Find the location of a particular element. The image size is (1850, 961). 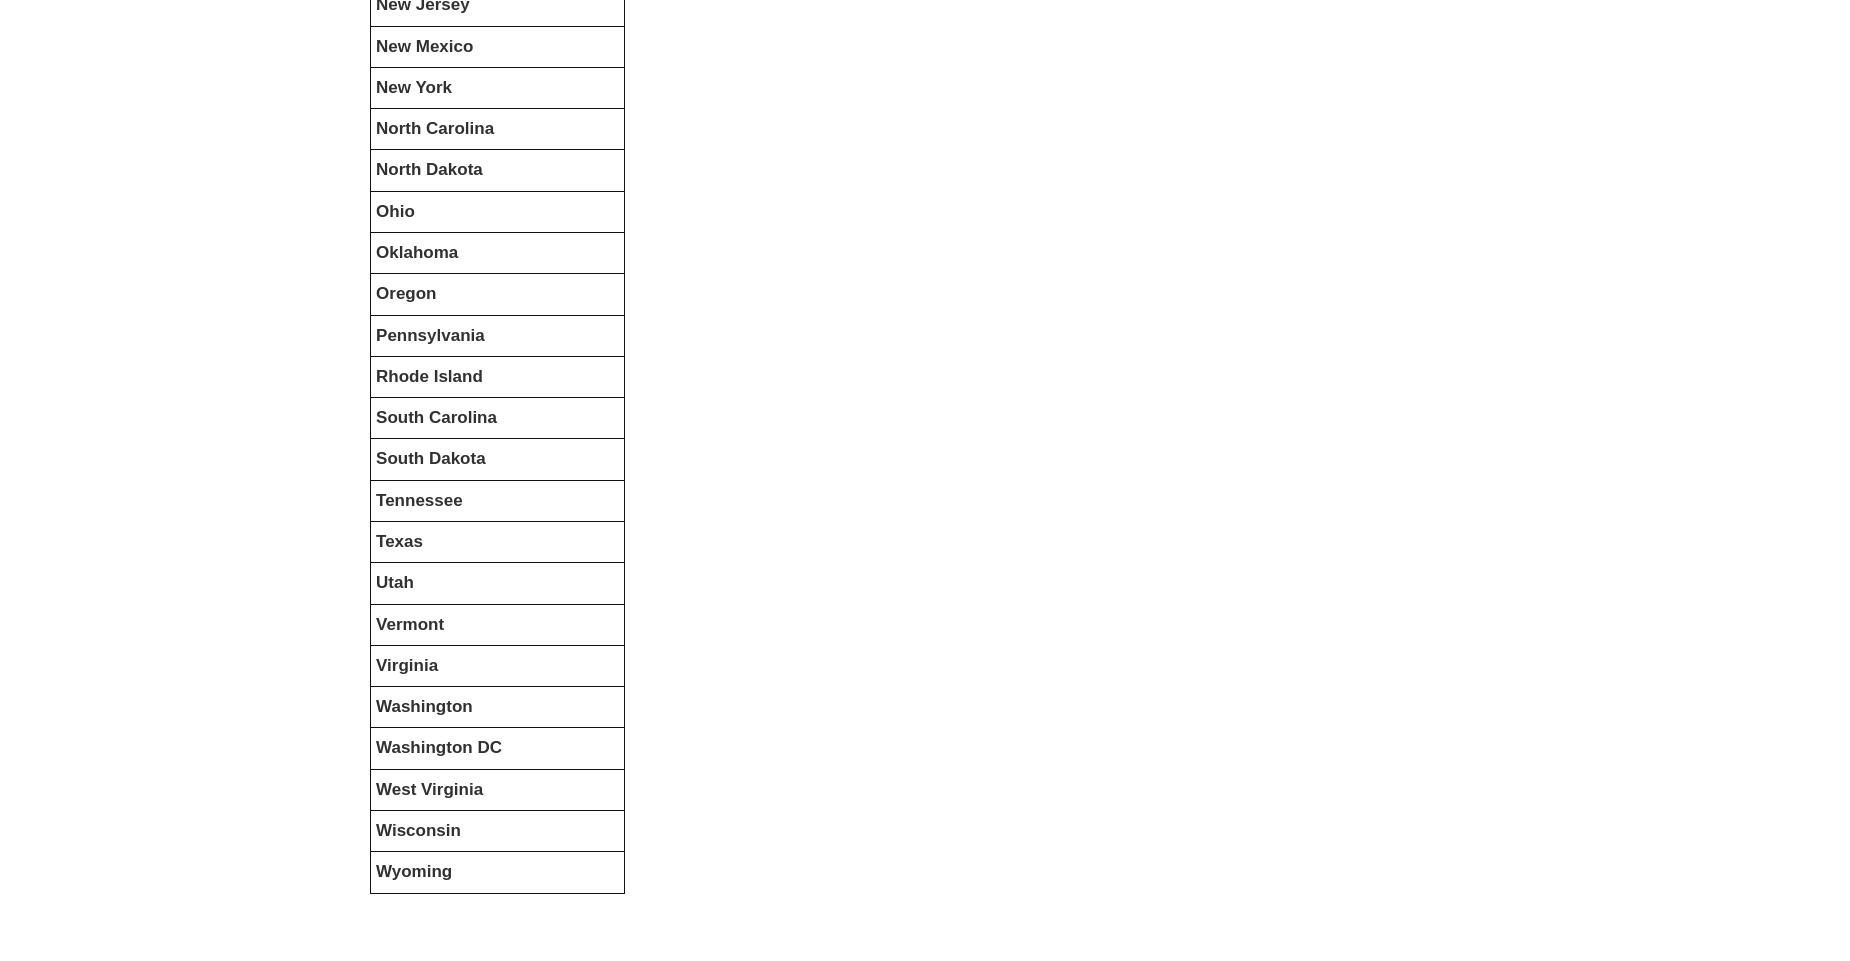

'South Carolina' is located at coordinates (435, 417).